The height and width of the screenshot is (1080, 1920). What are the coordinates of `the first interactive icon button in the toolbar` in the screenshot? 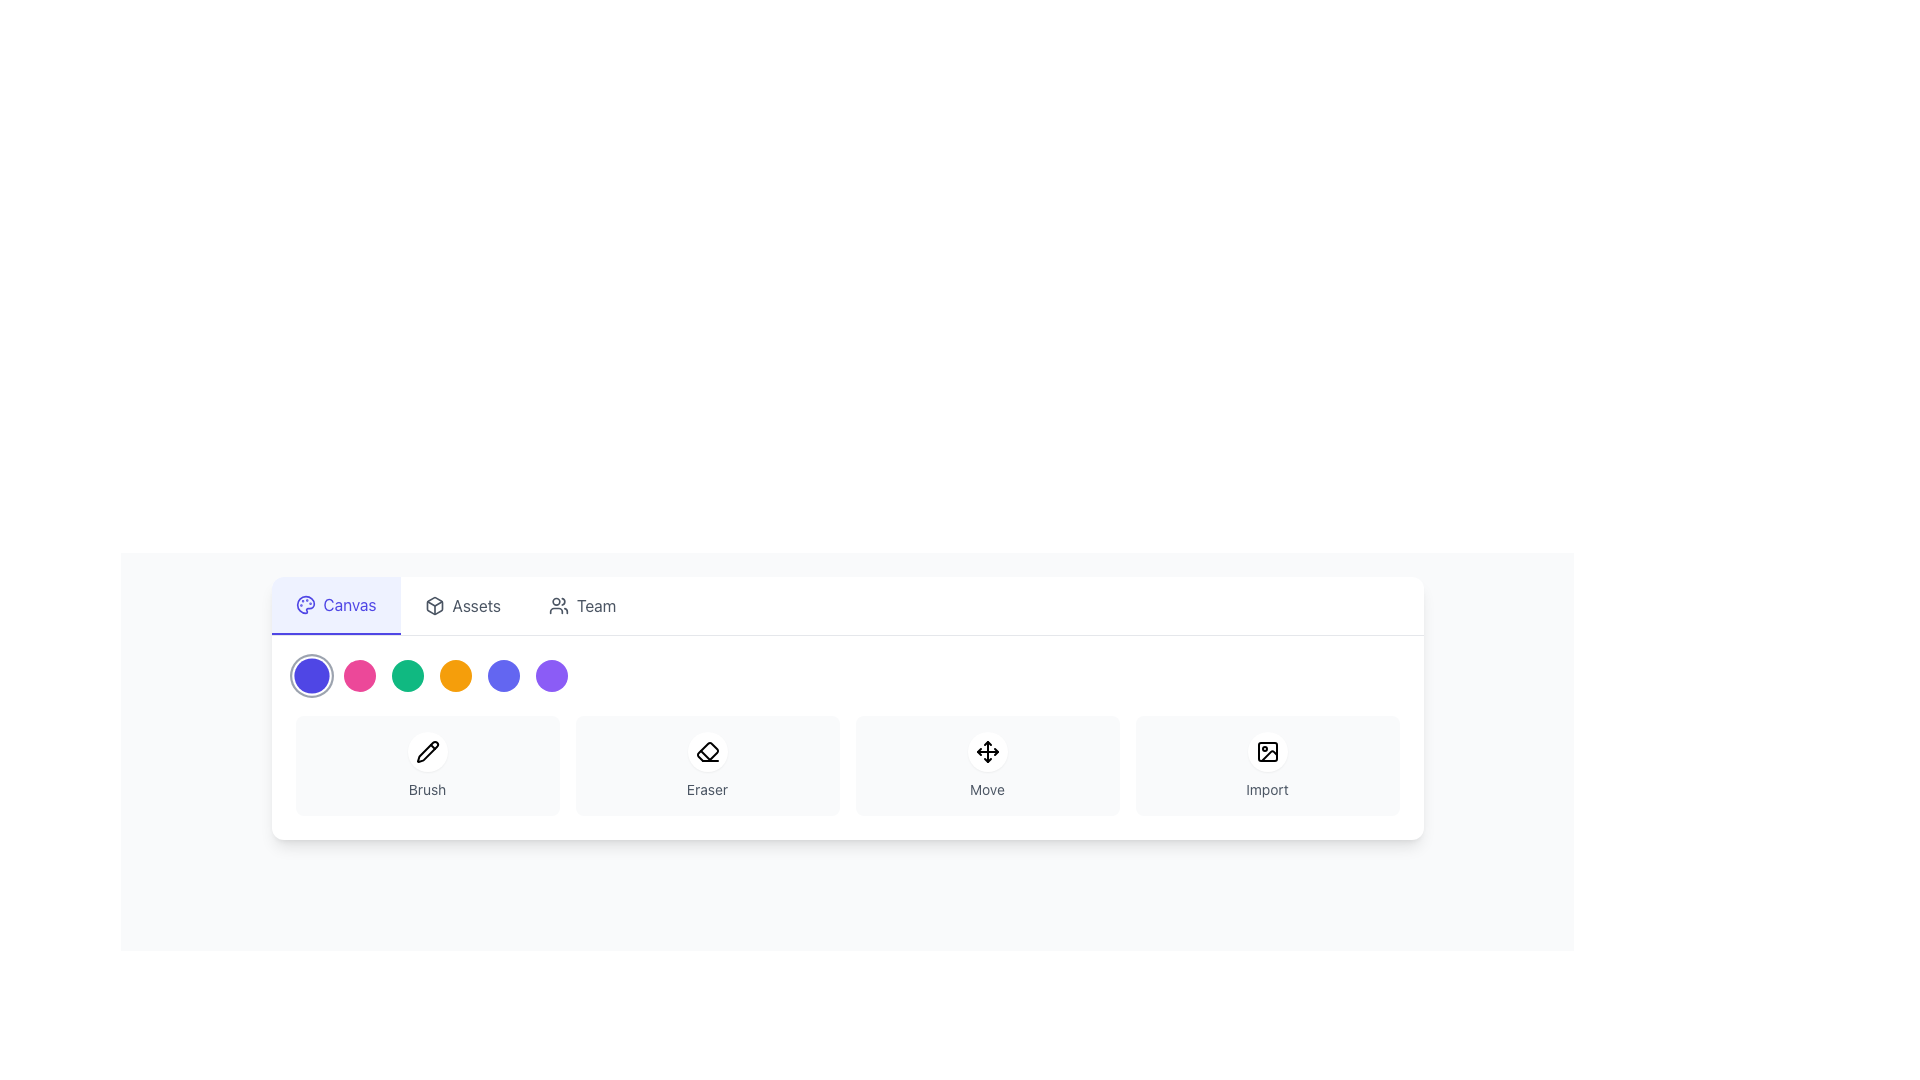 It's located at (426, 752).